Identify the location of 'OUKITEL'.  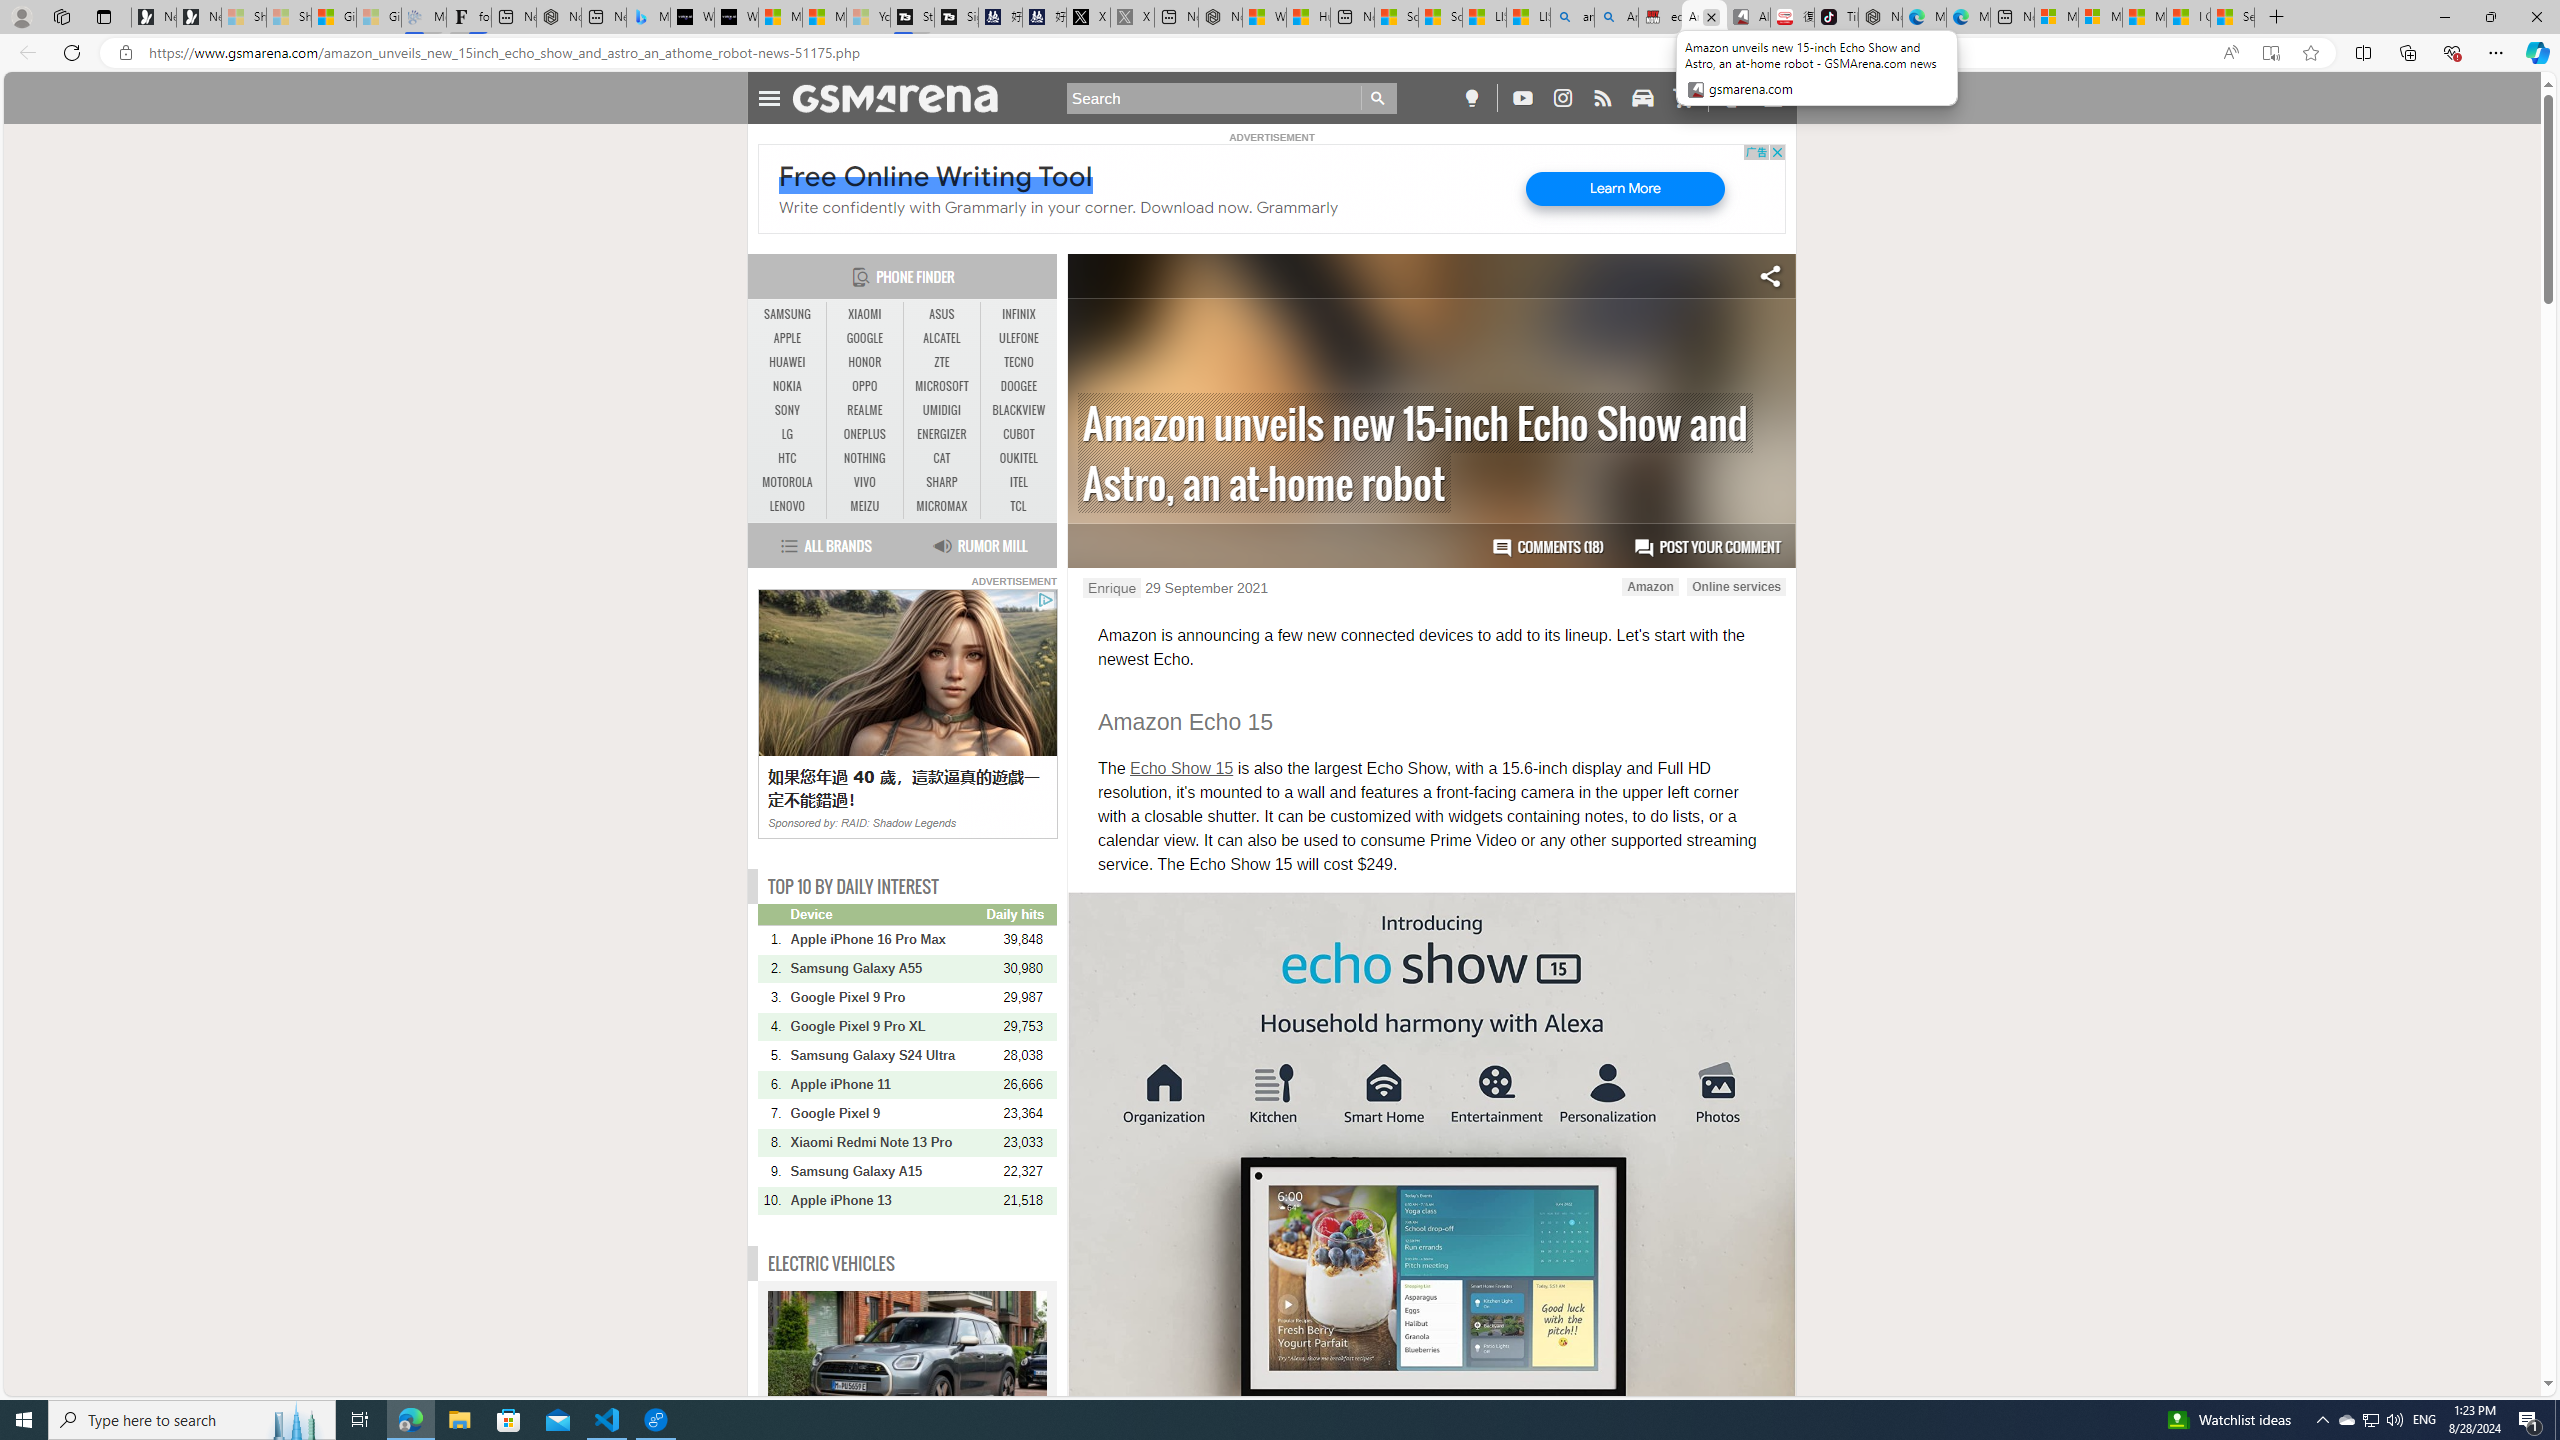
(1018, 459).